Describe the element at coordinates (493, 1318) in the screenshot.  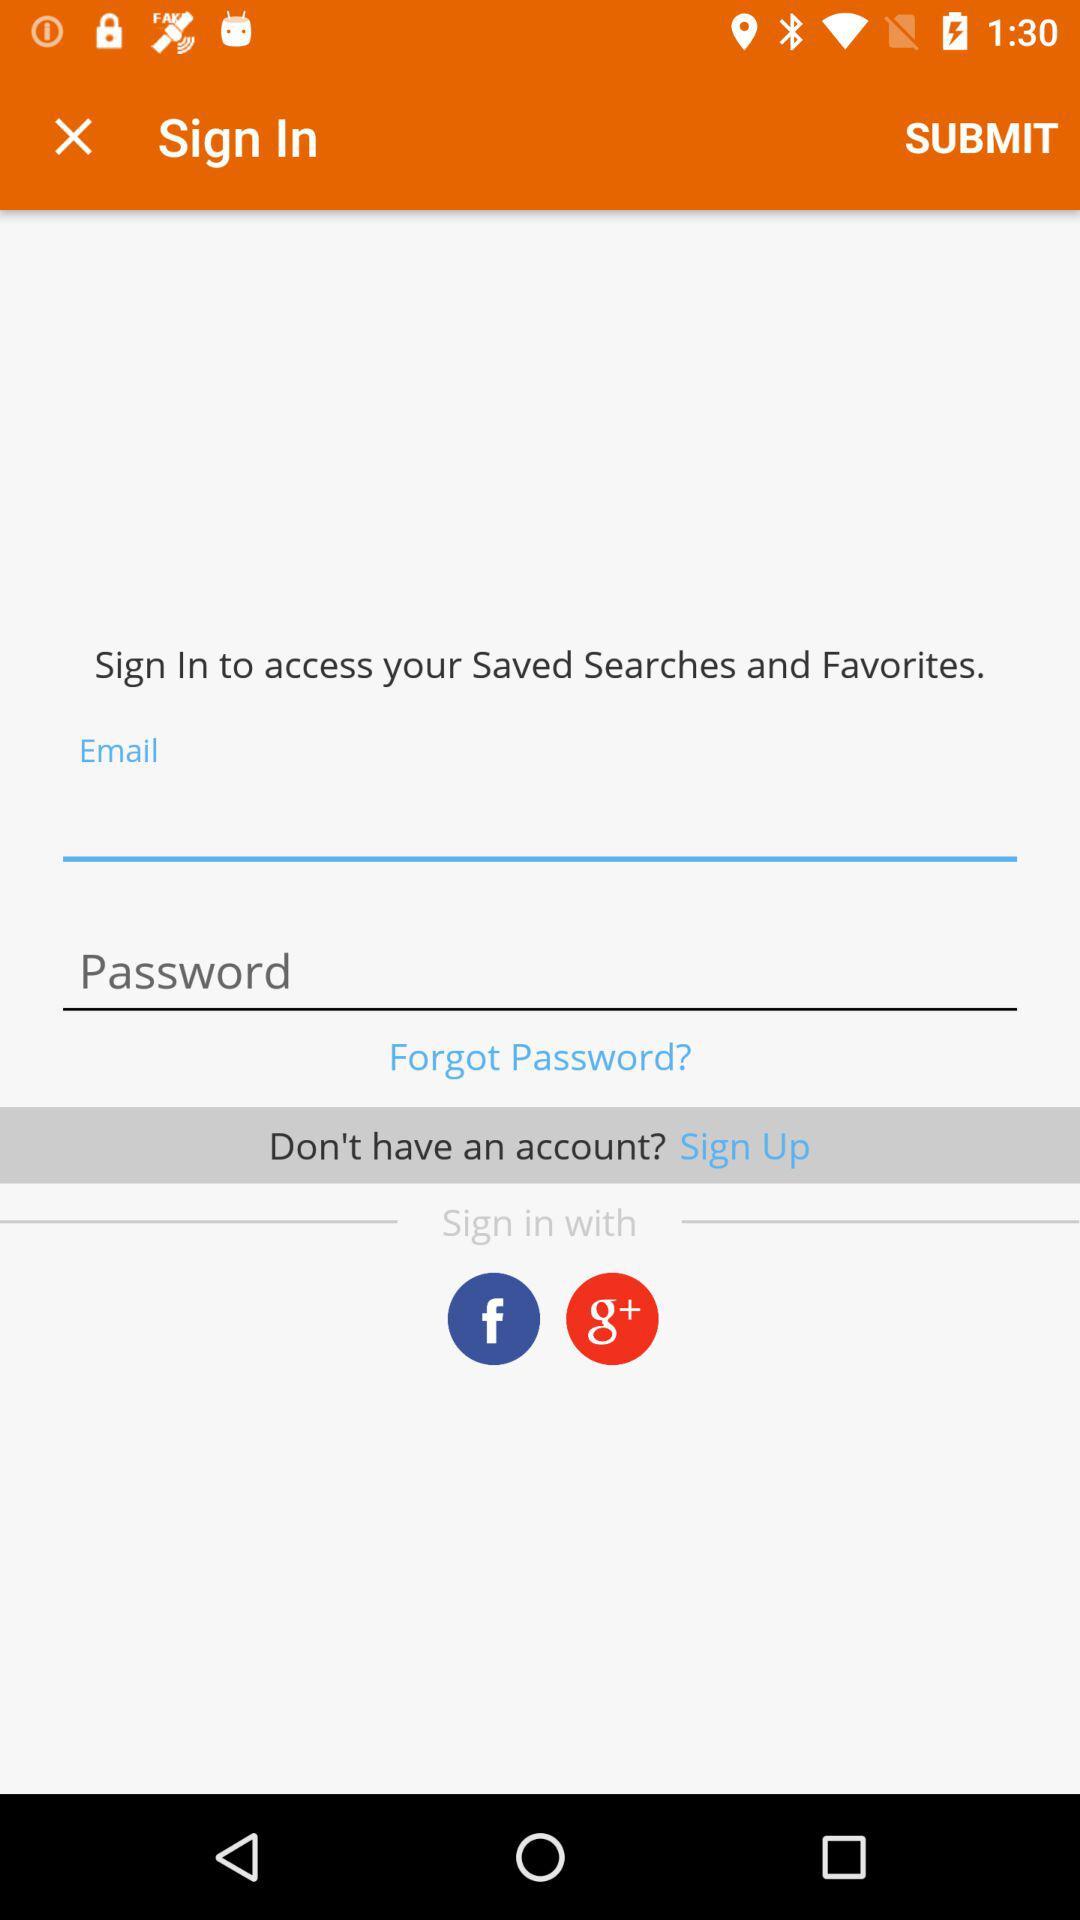
I see `facebook` at that location.